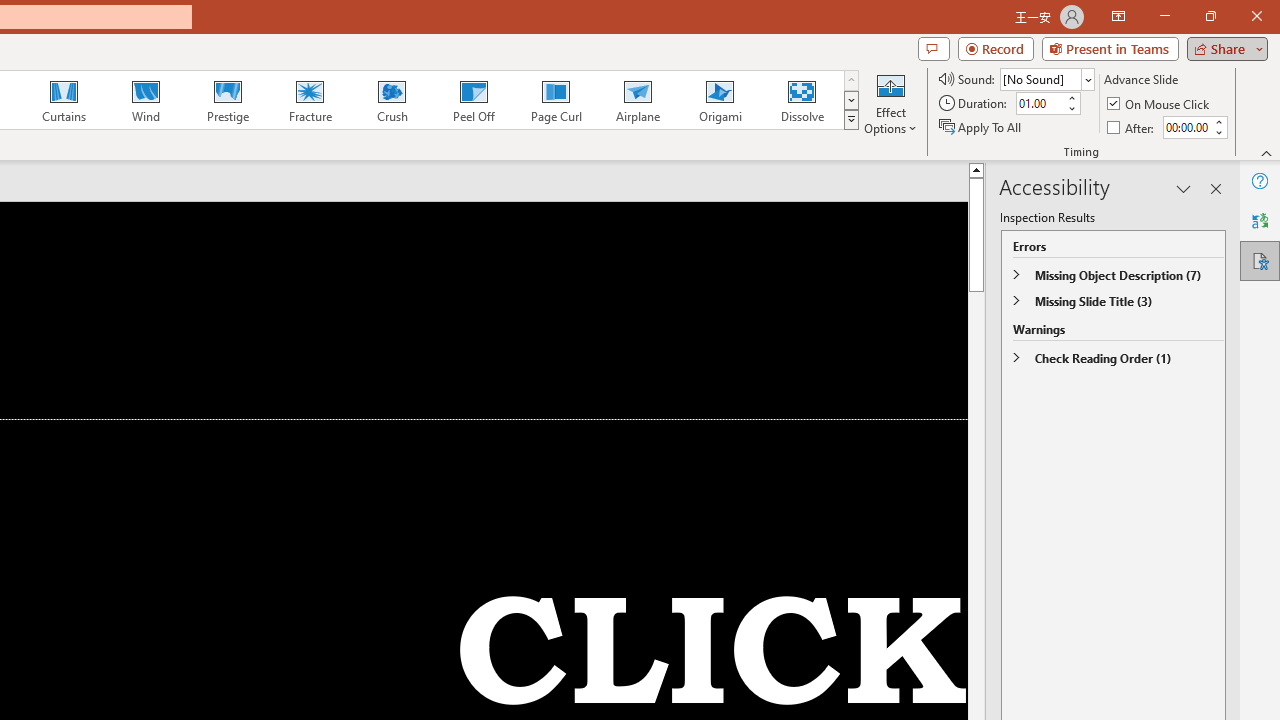  I want to click on 'Sound', so click(1046, 78).